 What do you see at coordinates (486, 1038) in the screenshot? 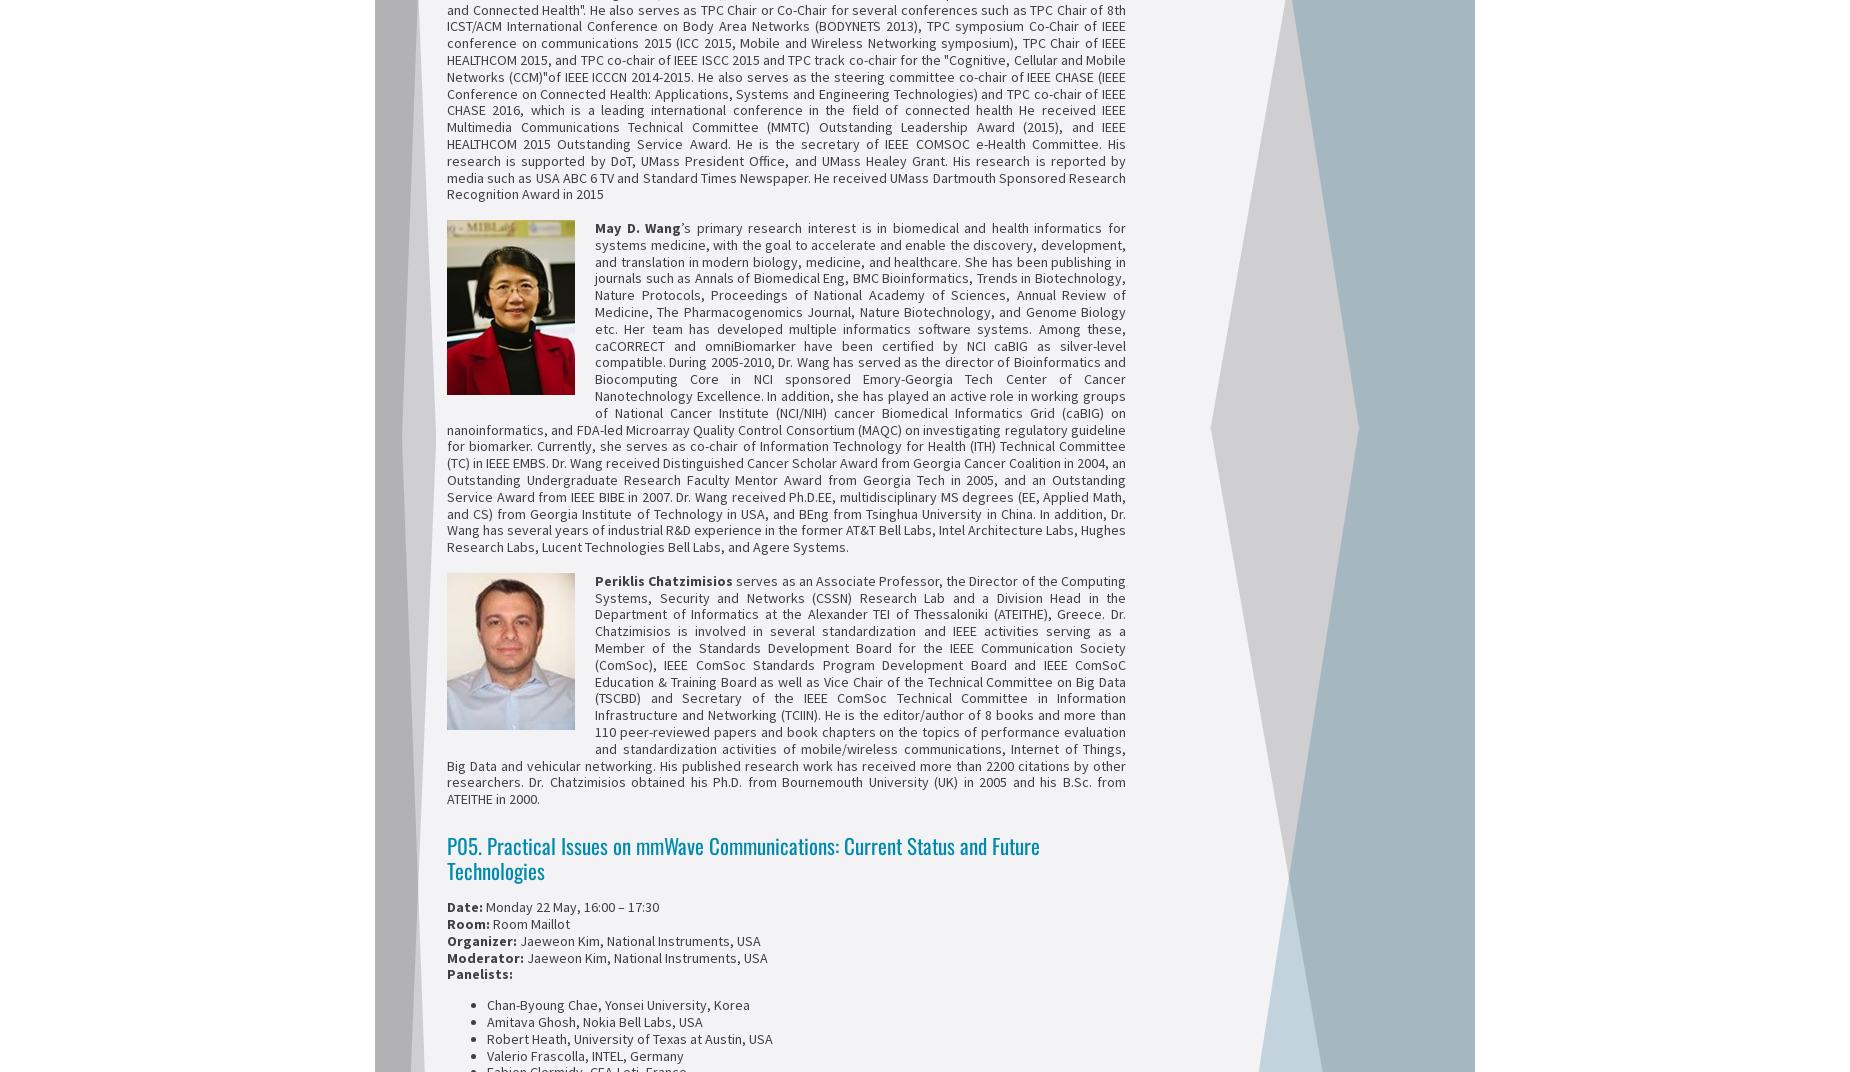
I see `'Robert Heath, University of Texas at Austin, USA'` at bounding box center [486, 1038].